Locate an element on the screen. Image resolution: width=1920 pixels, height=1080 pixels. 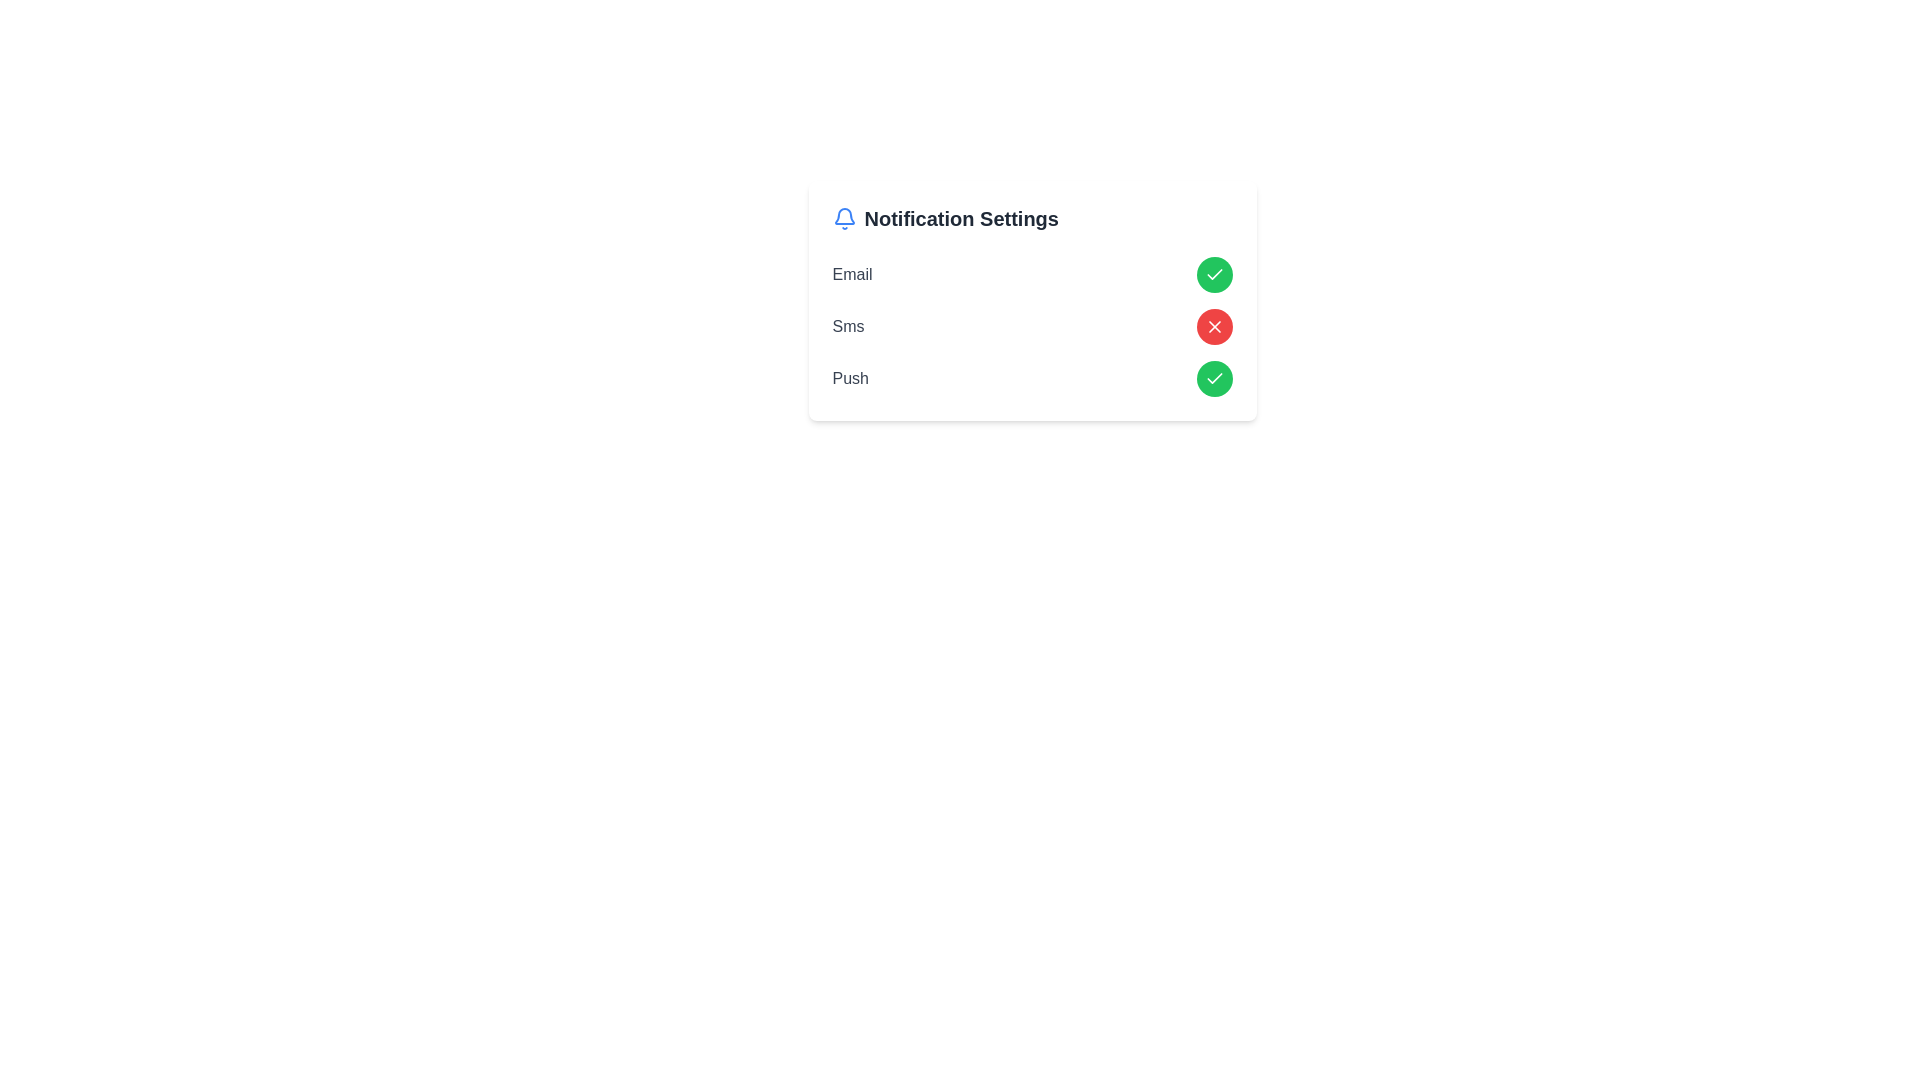
the 'Notification Settings' heading with a blue bell icon located at the top of the settings card is located at coordinates (1032, 219).